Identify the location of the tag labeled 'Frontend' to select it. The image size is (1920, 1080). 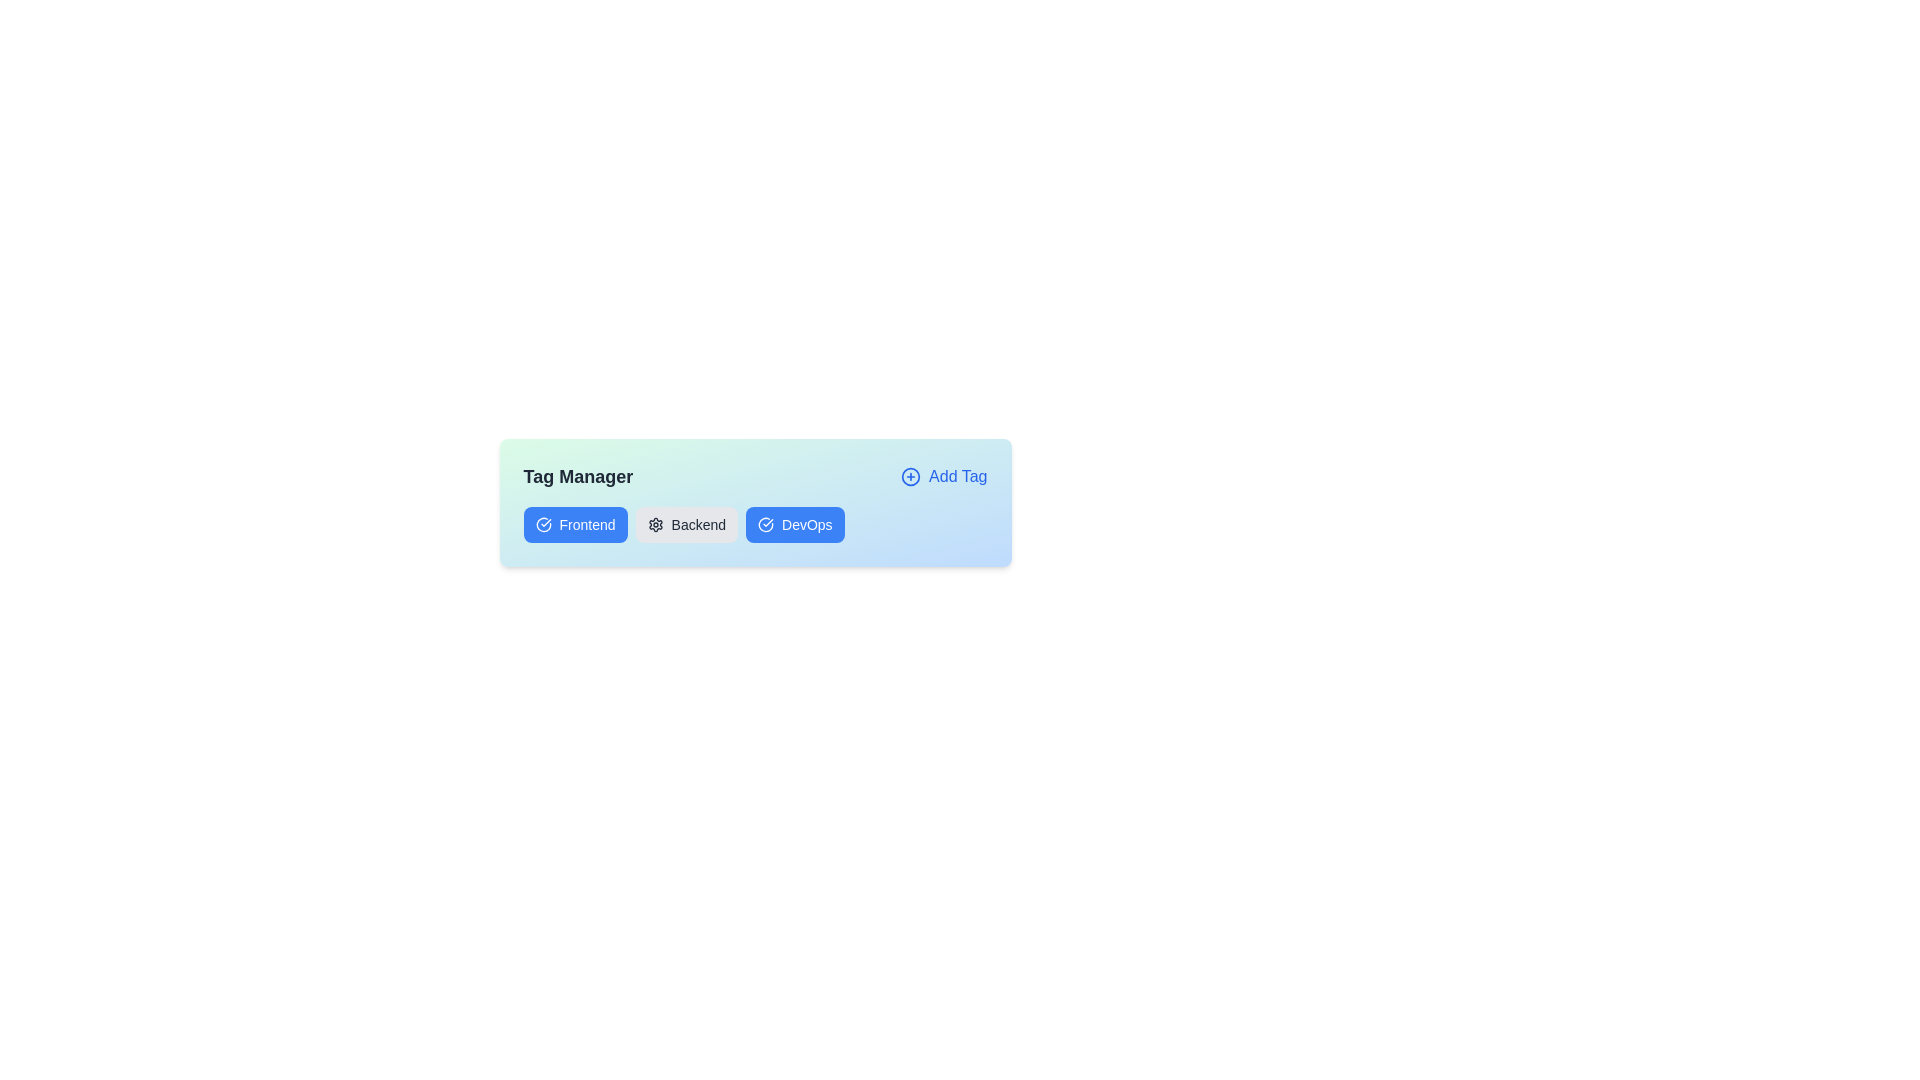
(574, 523).